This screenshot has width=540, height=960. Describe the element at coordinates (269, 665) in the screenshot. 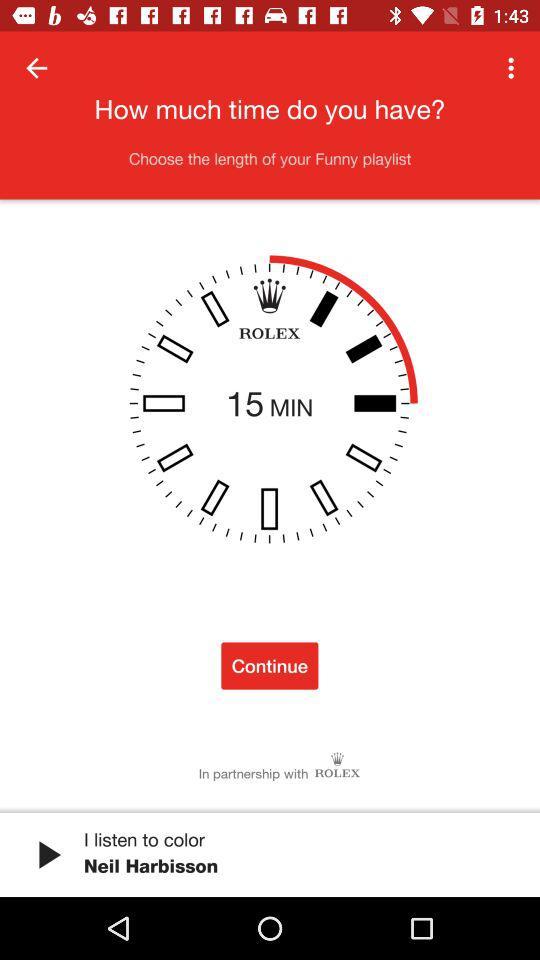

I see `continue` at that location.